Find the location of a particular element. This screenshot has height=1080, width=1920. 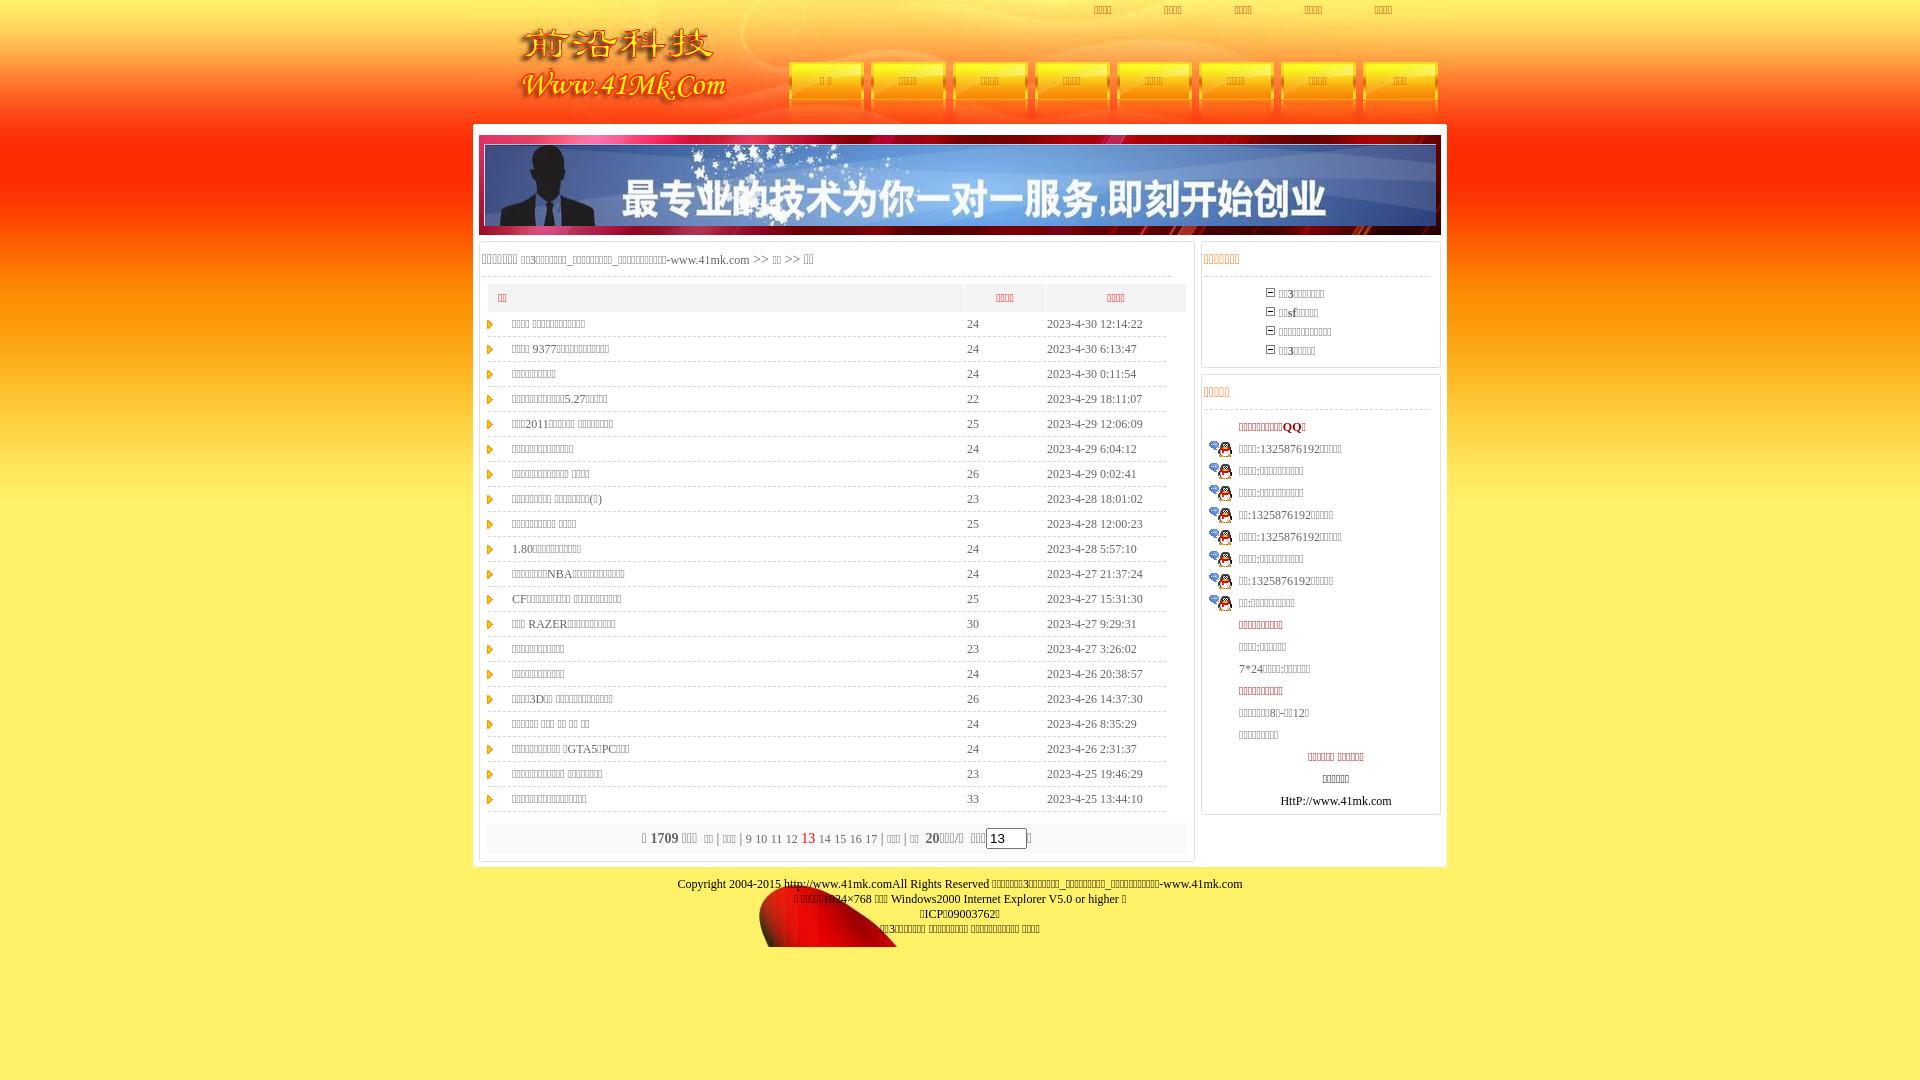

'2023-4-28 18:01:02' is located at coordinates (1093, 497).